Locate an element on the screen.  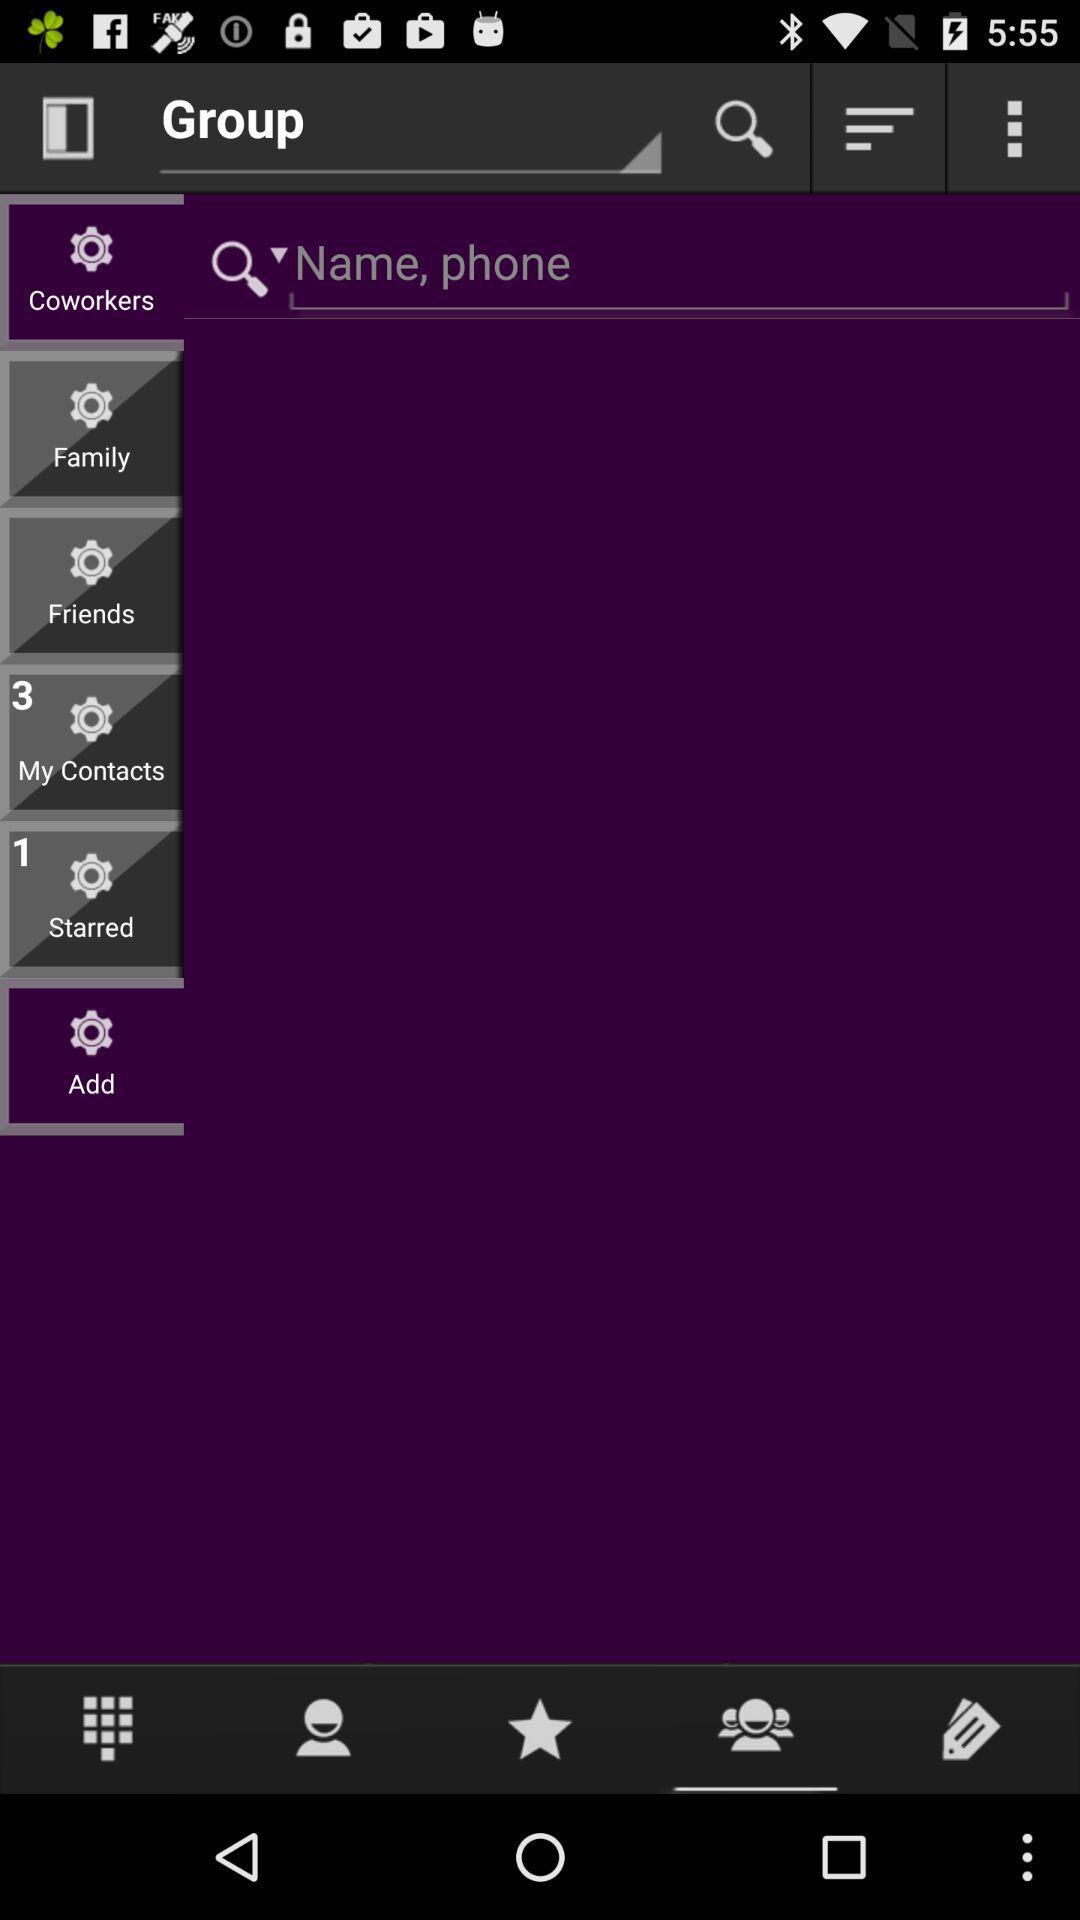
number pad is located at coordinates (108, 1727).